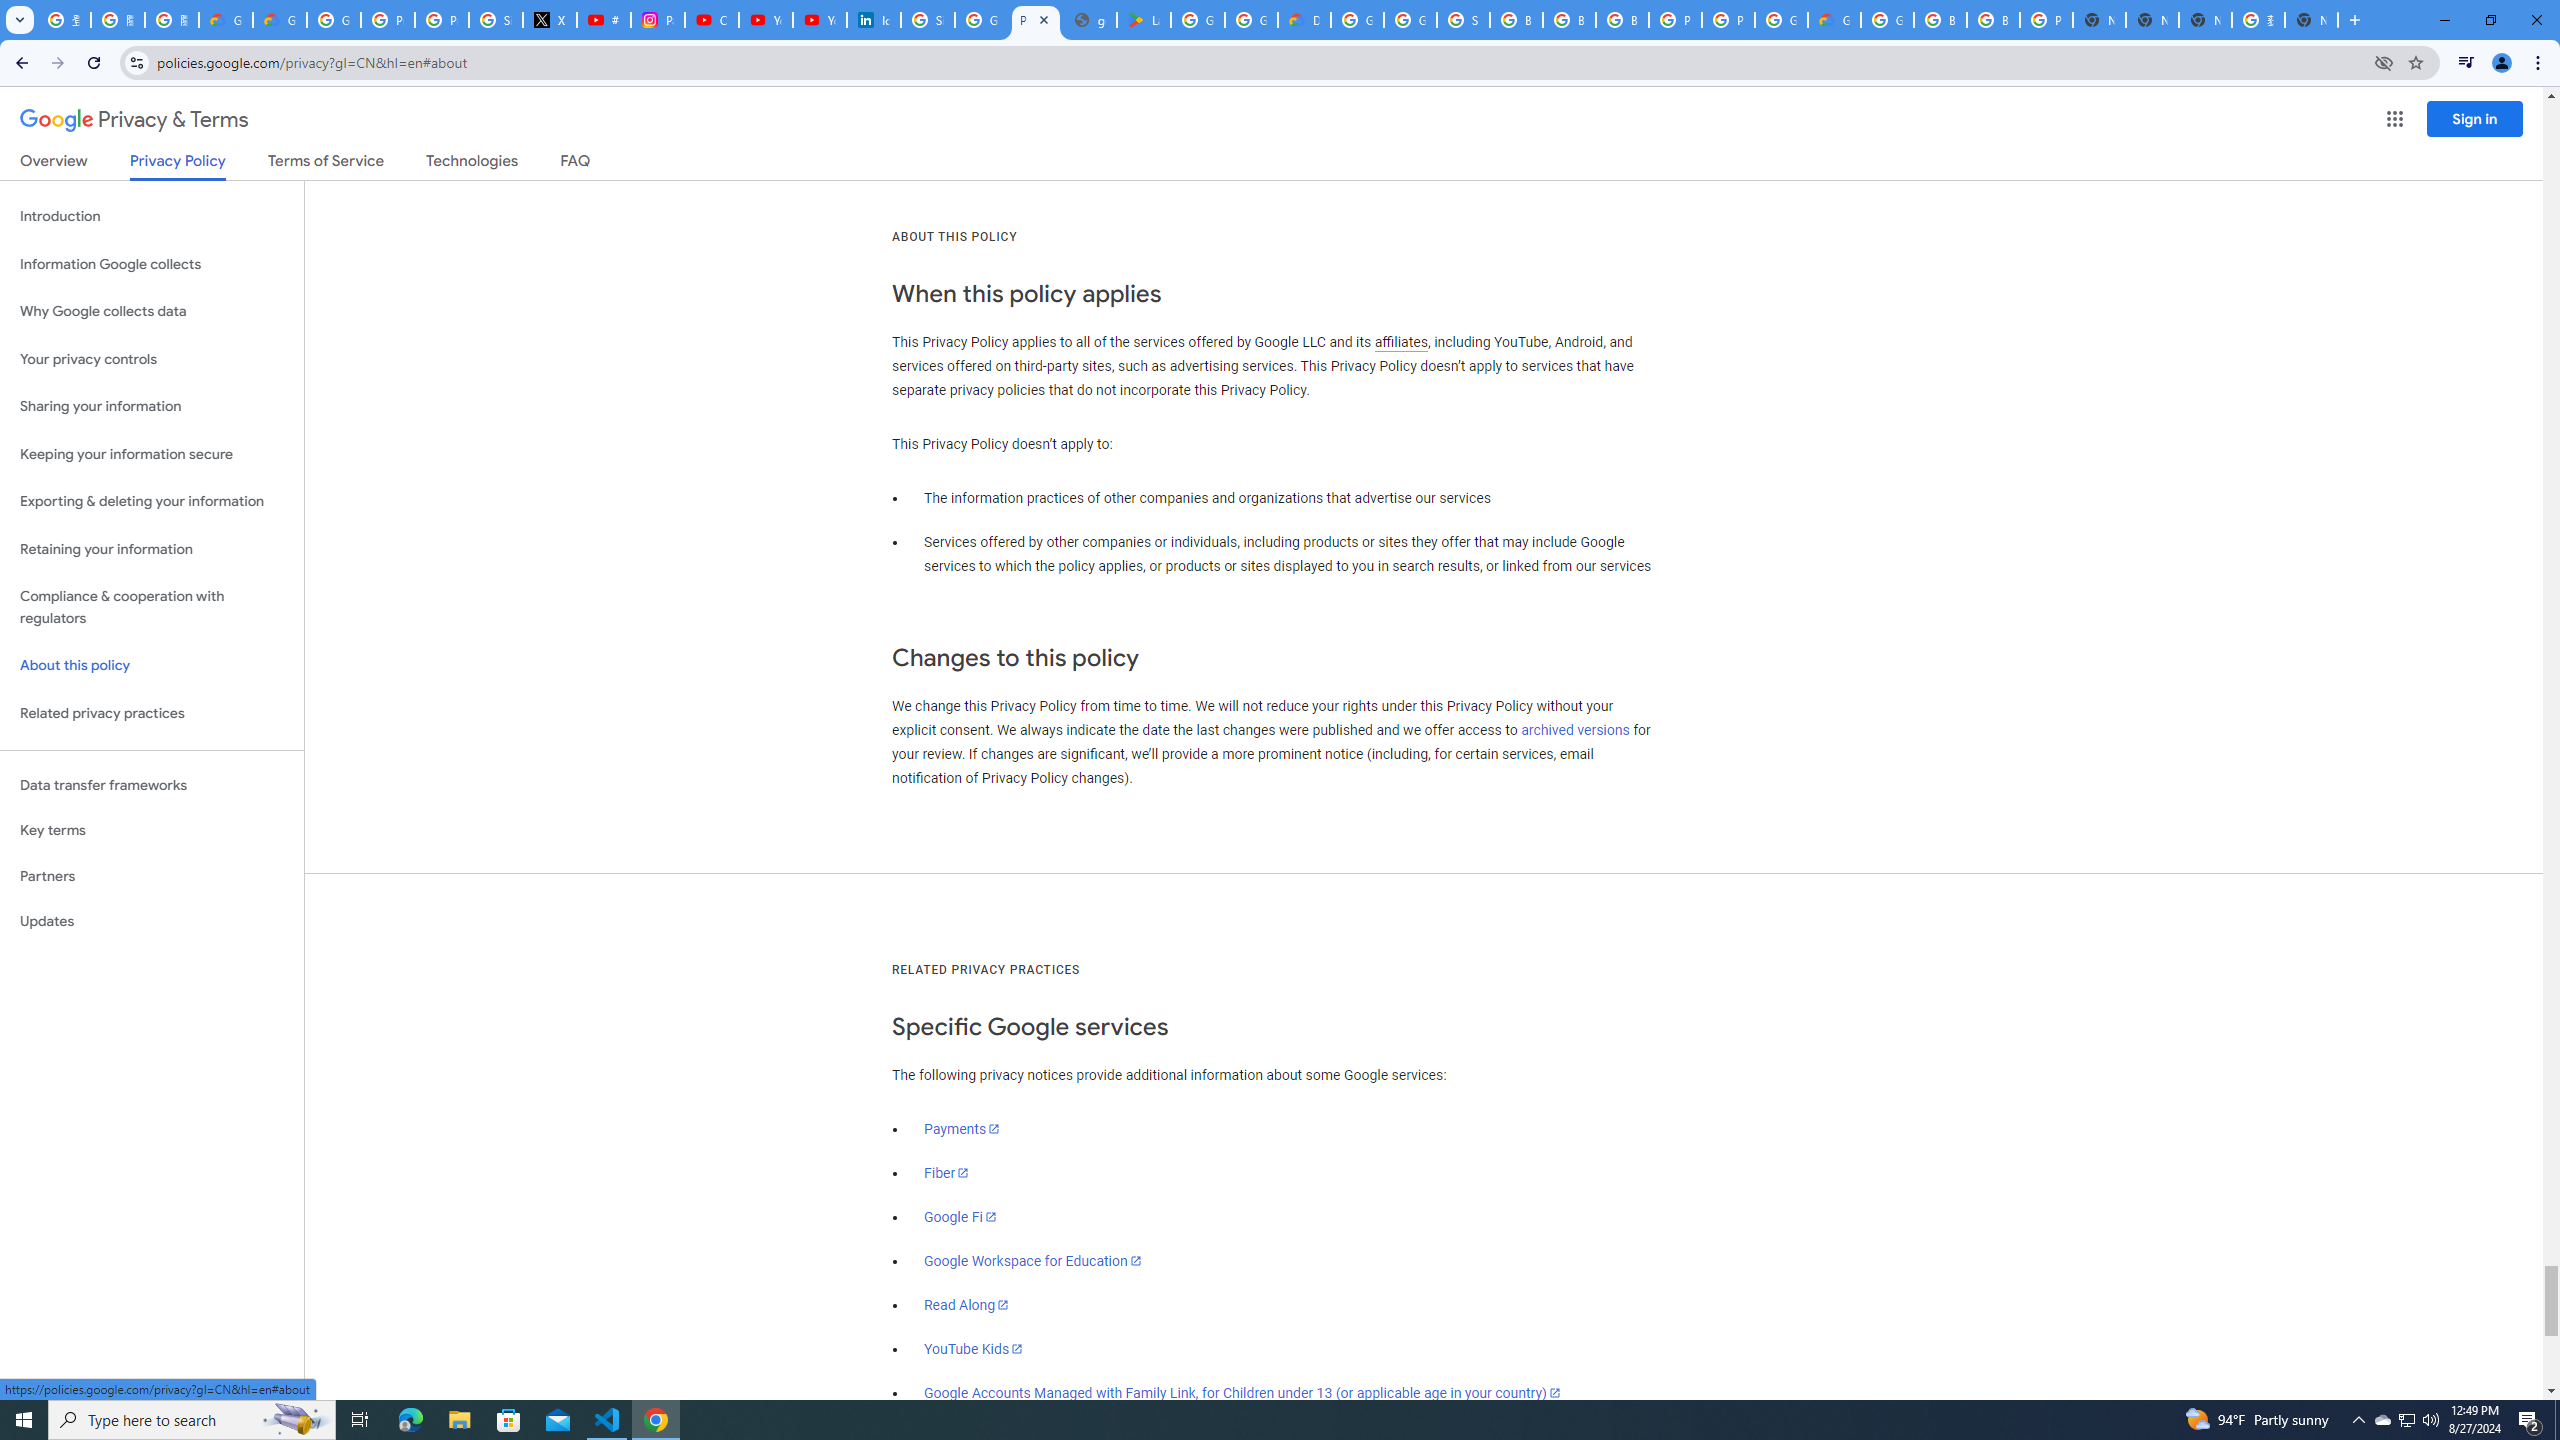 The image size is (2560, 1440). Describe the element at coordinates (928, 19) in the screenshot. I see `'Sign in - Google Accounts'` at that location.